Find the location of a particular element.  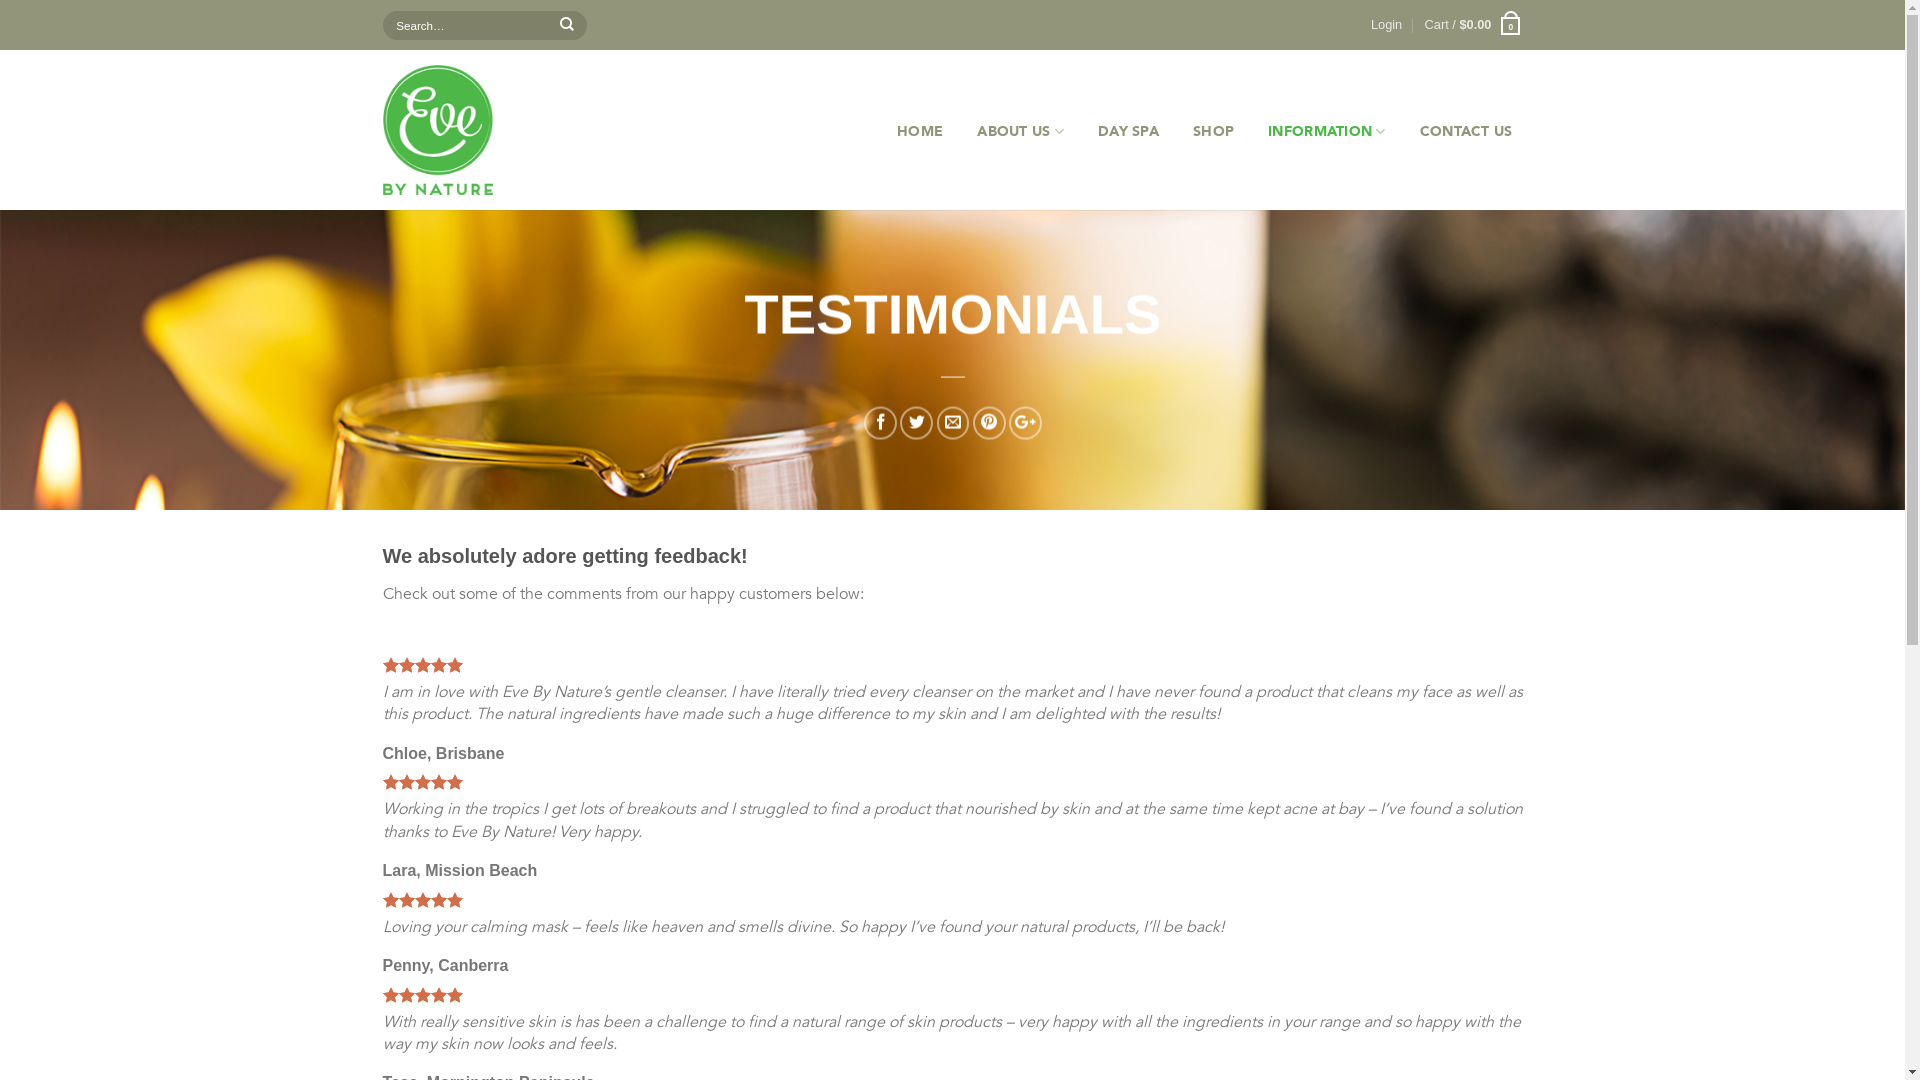

'HOME' is located at coordinates (886, 131).